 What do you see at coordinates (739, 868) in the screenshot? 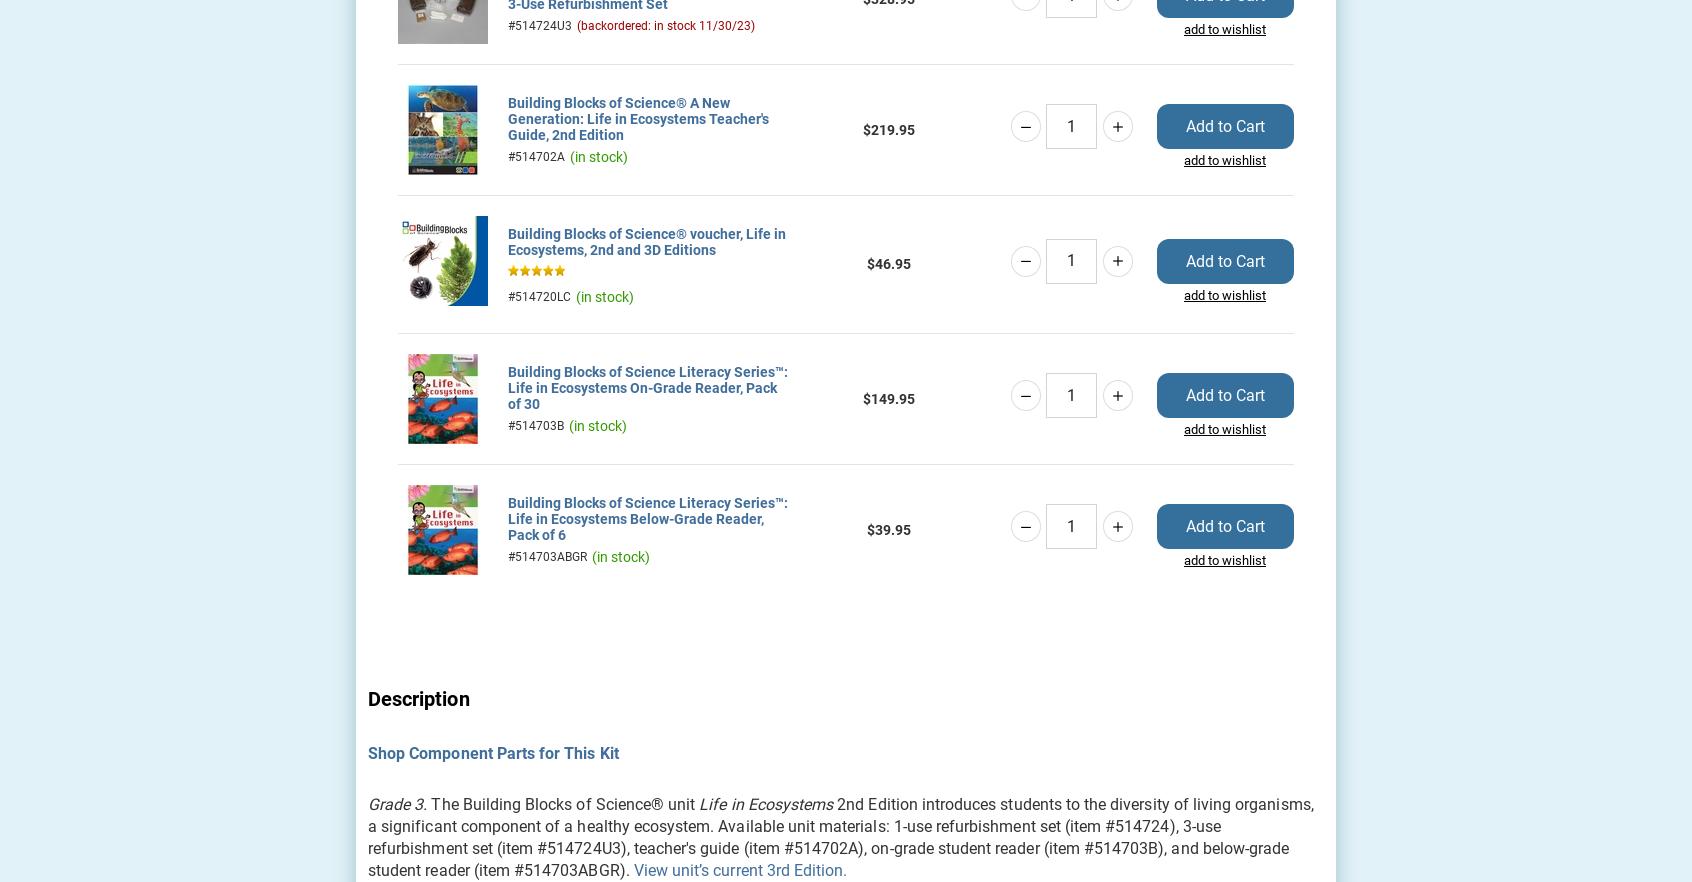
I see `'View unit’s current 3rd Edition.'` at bounding box center [739, 868].